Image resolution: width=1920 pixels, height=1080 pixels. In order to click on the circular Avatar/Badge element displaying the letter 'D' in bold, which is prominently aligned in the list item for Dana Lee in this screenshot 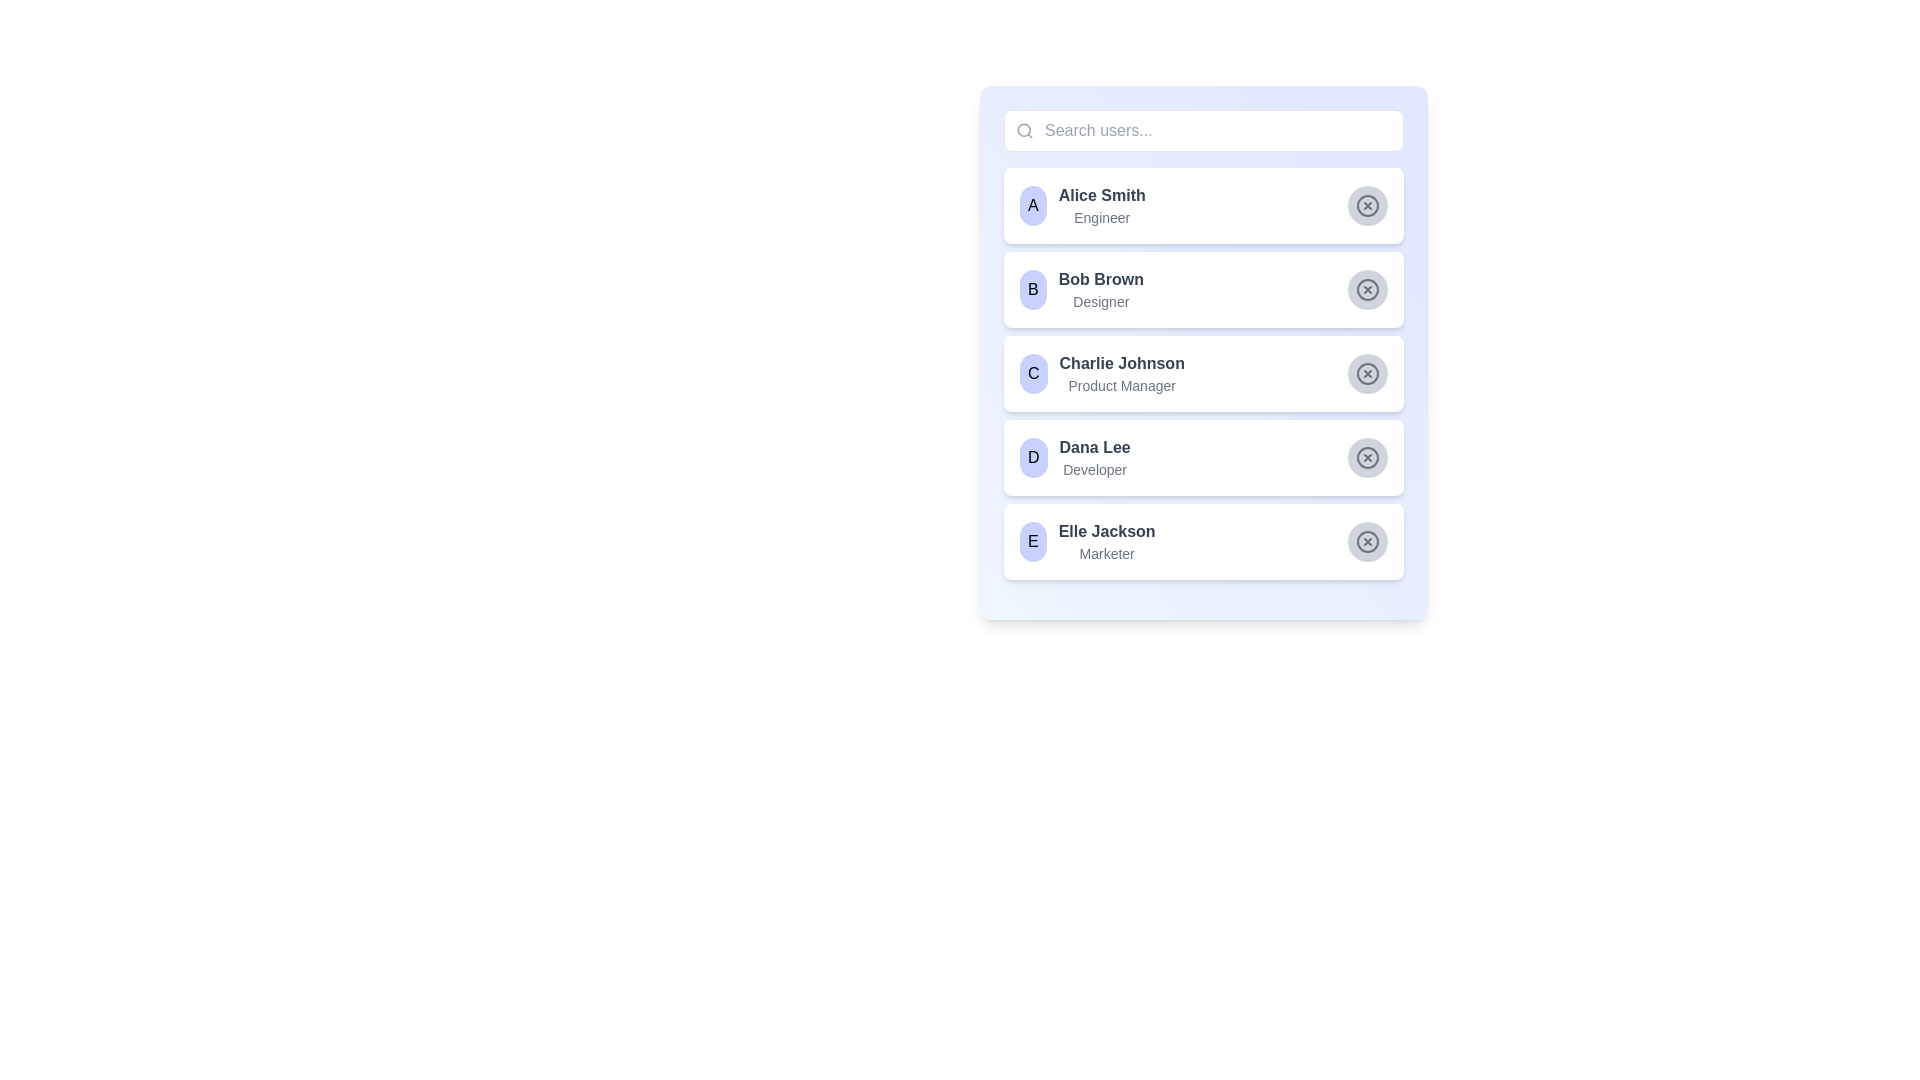, I will do `click(1033, 458)`.